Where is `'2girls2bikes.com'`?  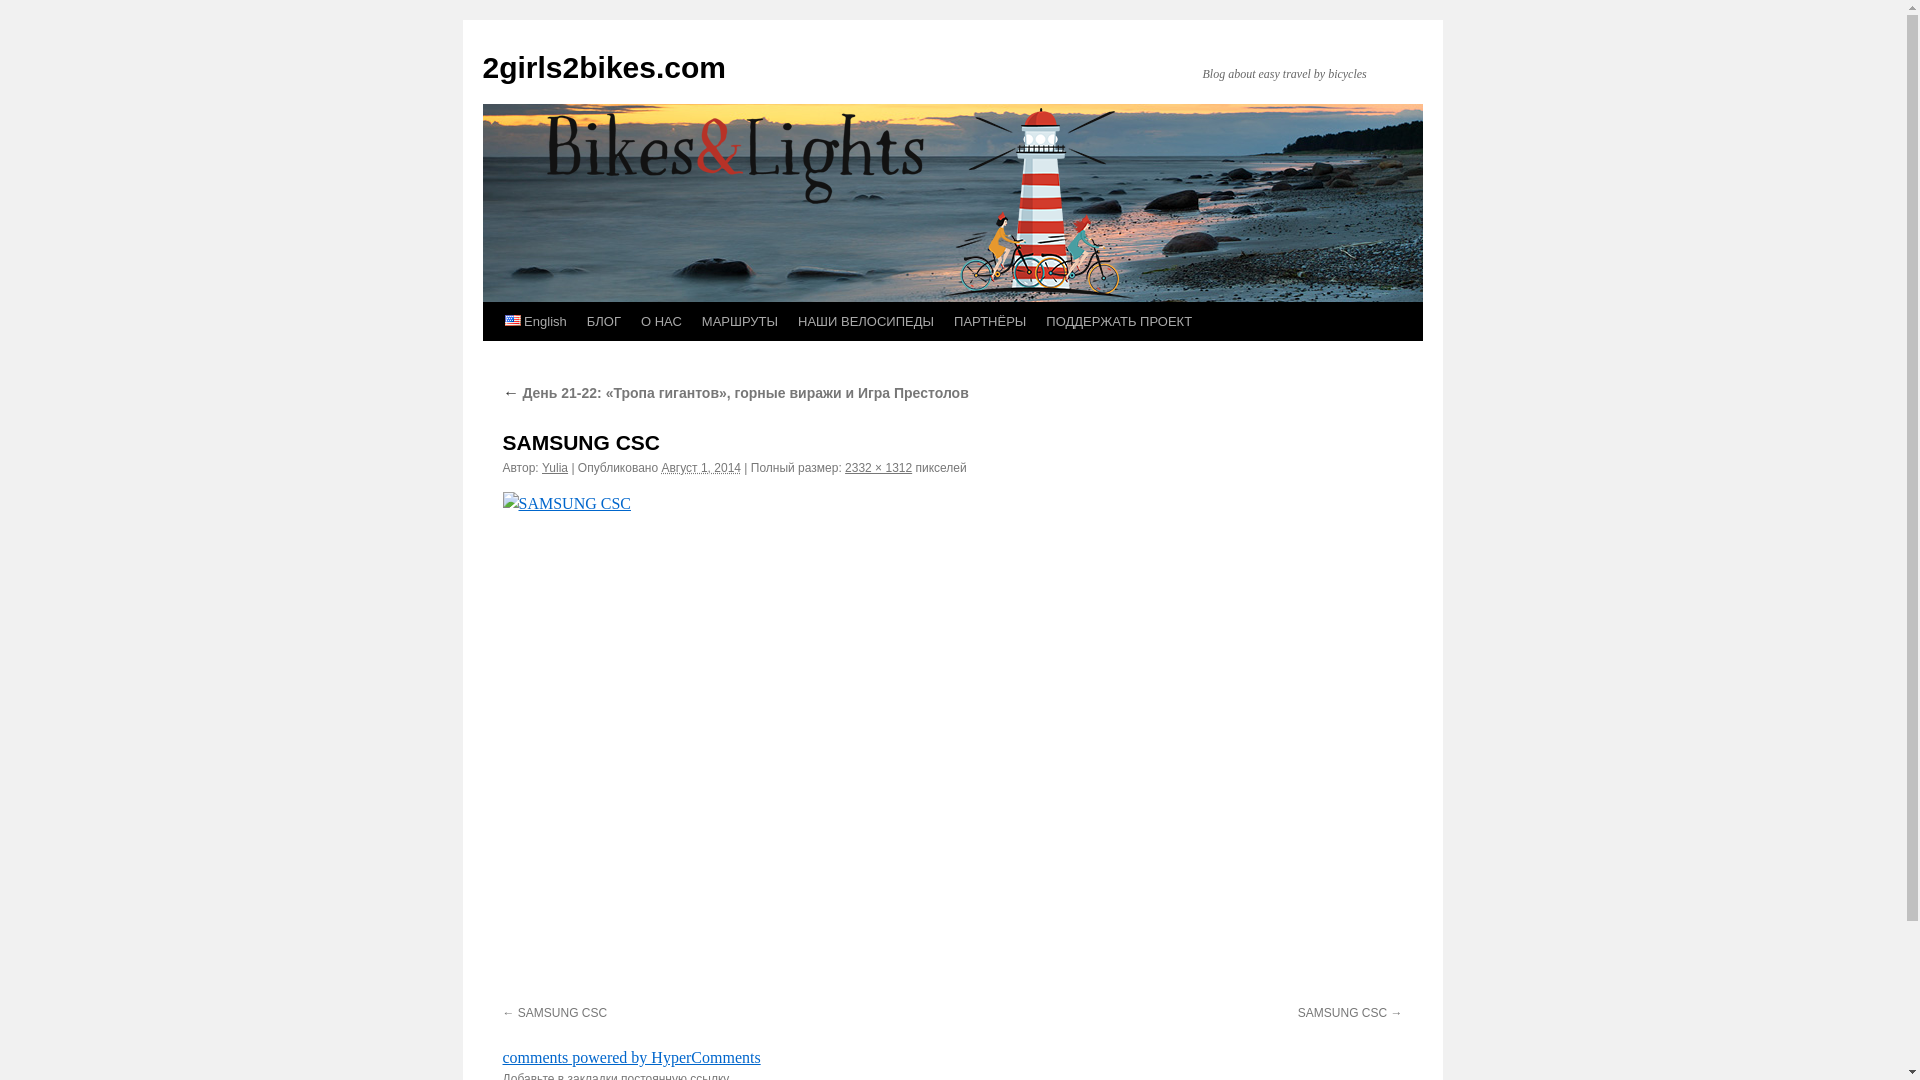 '2girls2bikes.com' is located at coordinates (602, 66).